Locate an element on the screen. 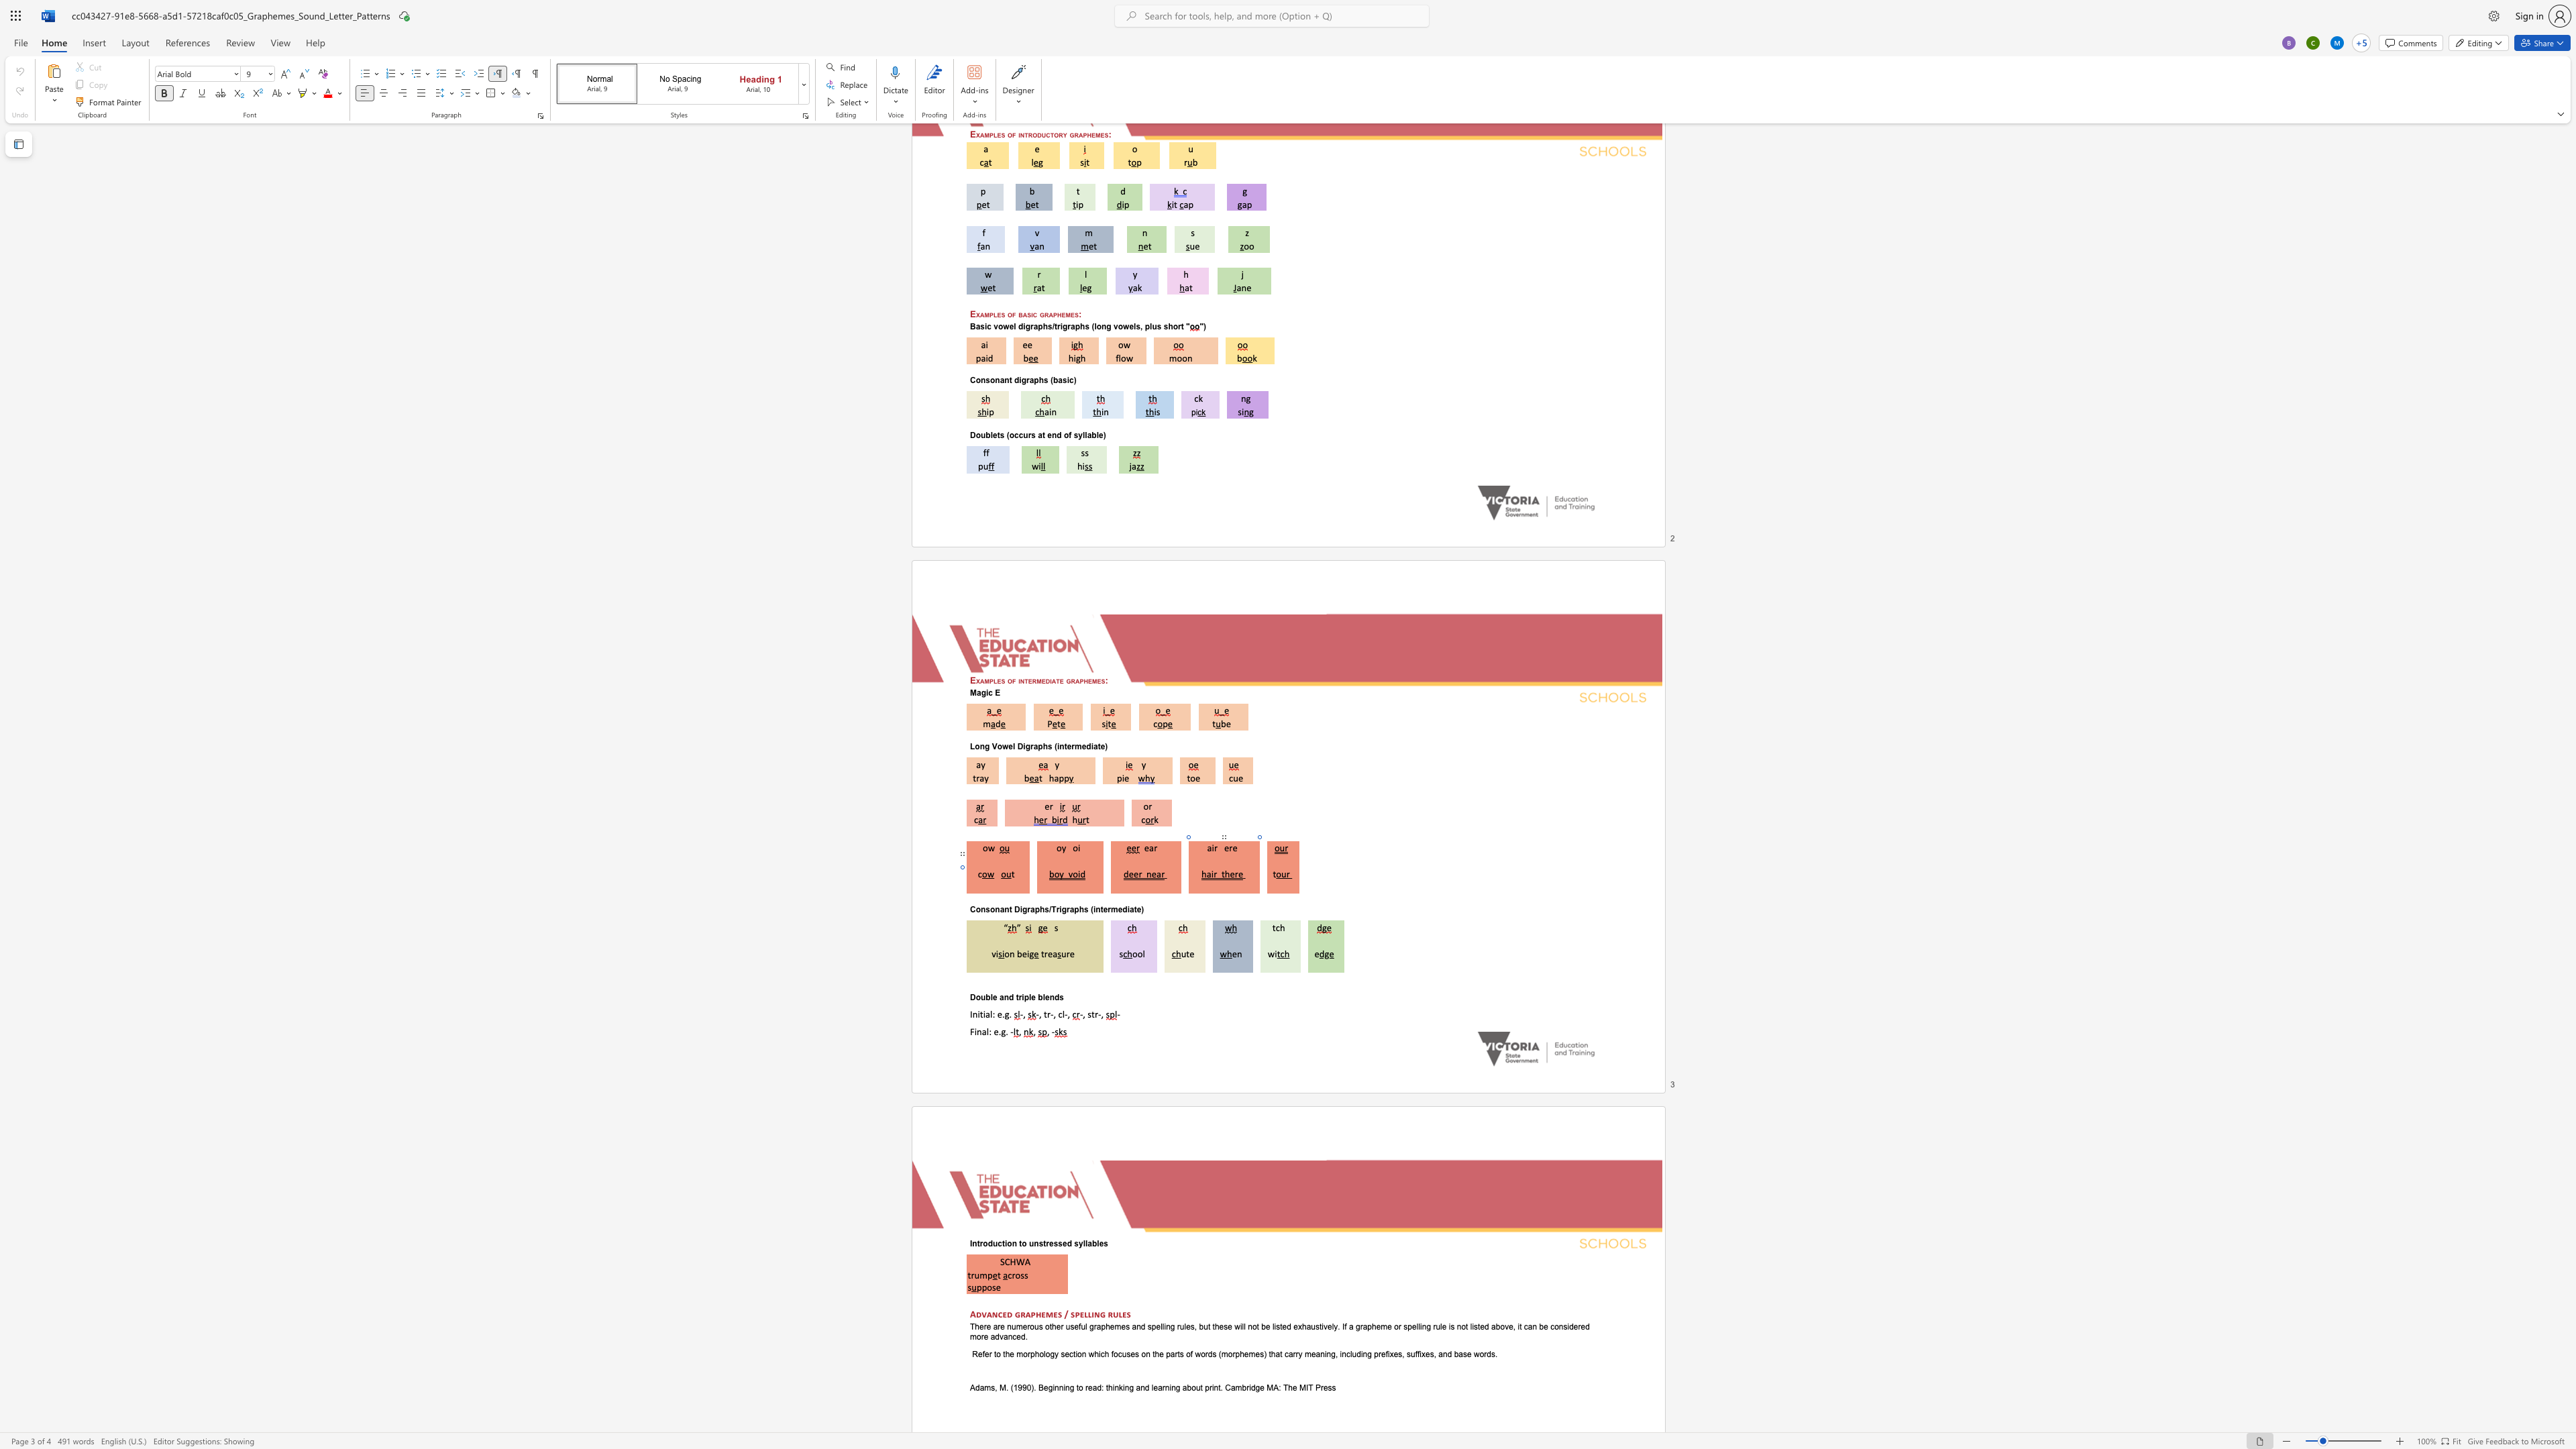  the 1th character "c" in the text is located at coordinates (1059, 1013).